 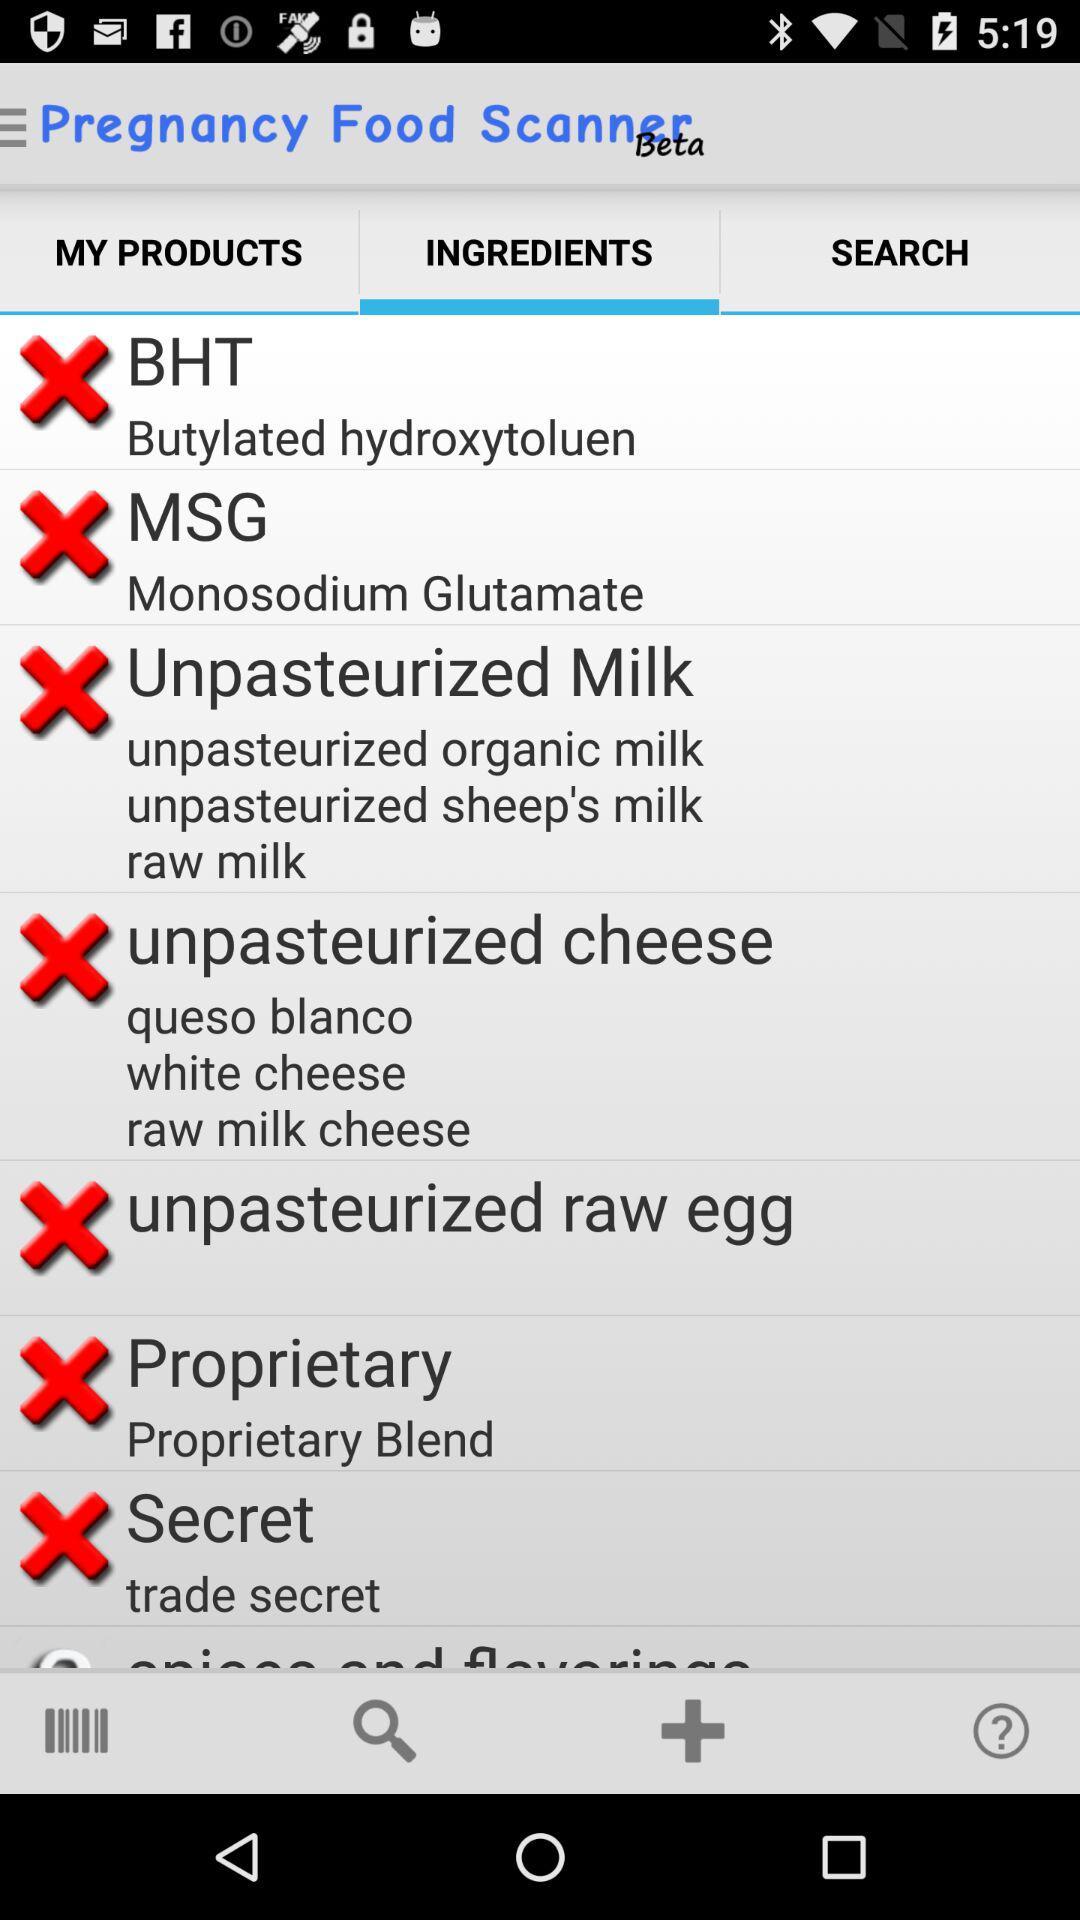 What do you see at coordinates (450, 936) in the screenshot?
I see `unpasteurized cheese` at bounding box center [450, 936].